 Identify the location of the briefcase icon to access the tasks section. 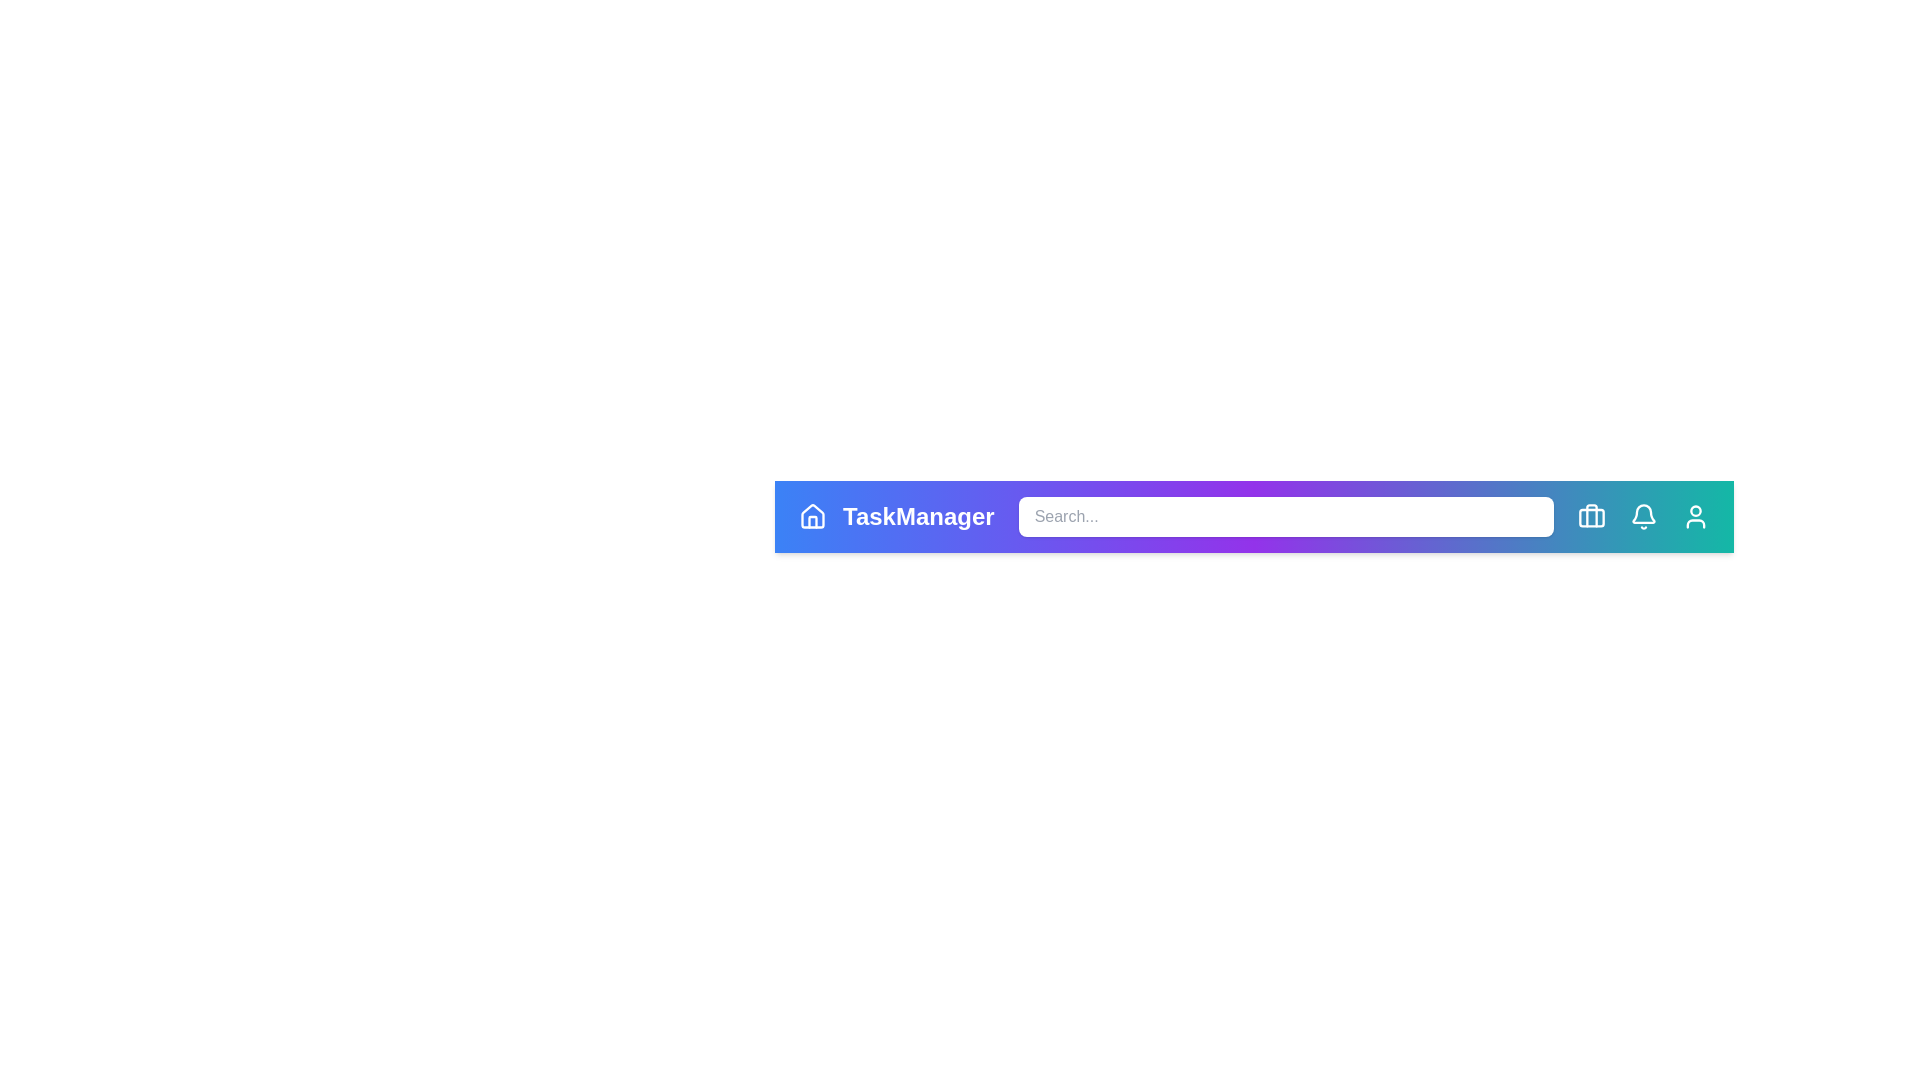
(1591, 515).